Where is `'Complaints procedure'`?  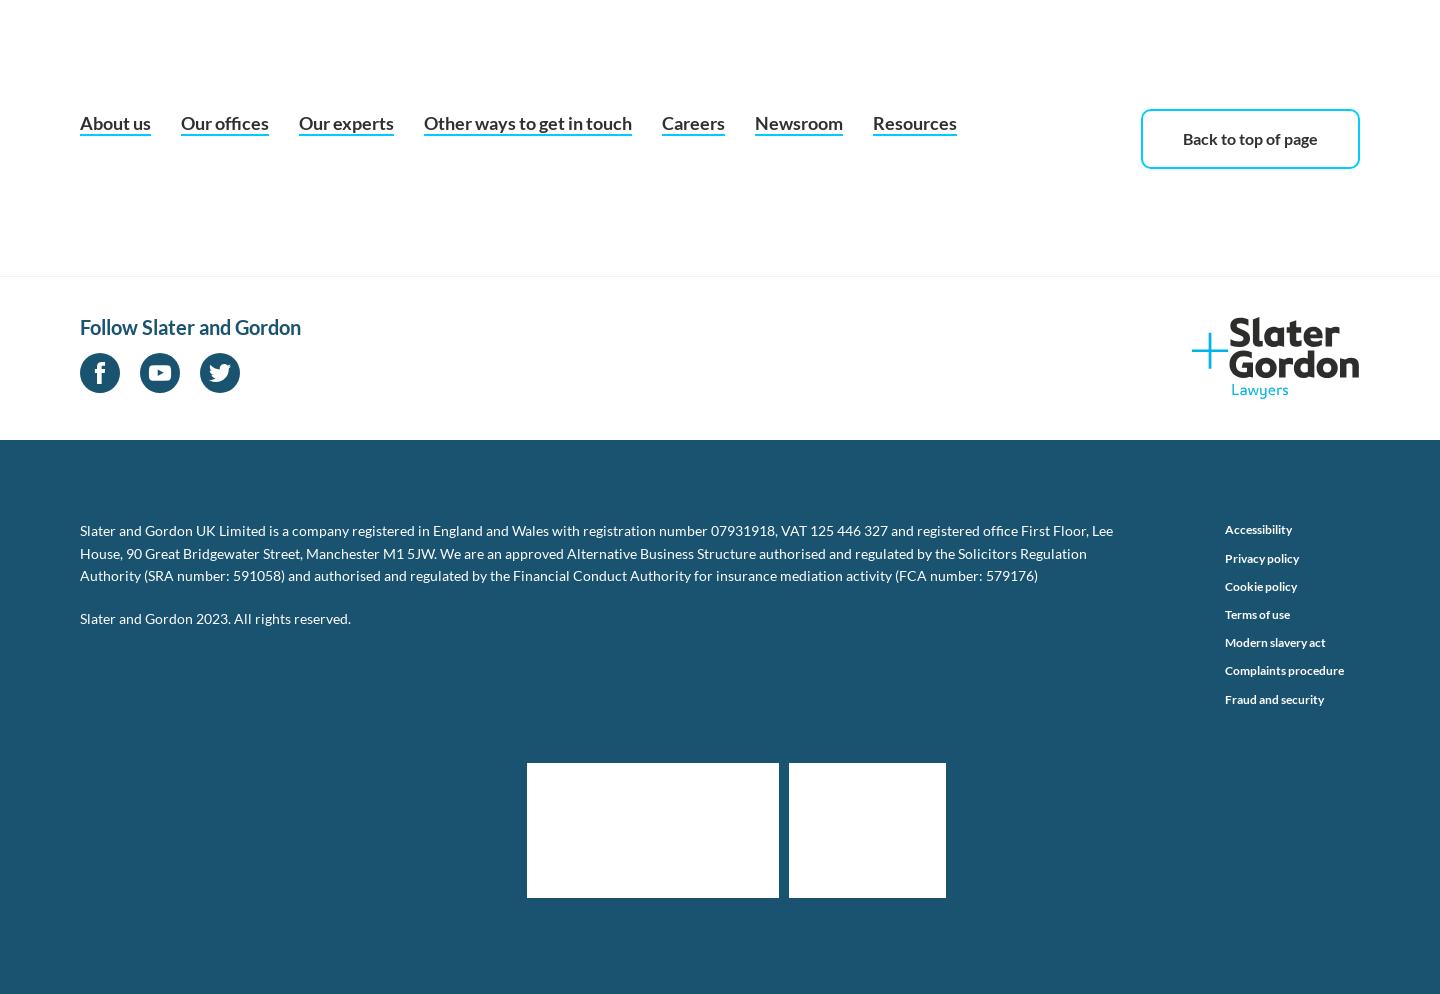 'Complaints procedure' is located at coordinates (1284, 670).